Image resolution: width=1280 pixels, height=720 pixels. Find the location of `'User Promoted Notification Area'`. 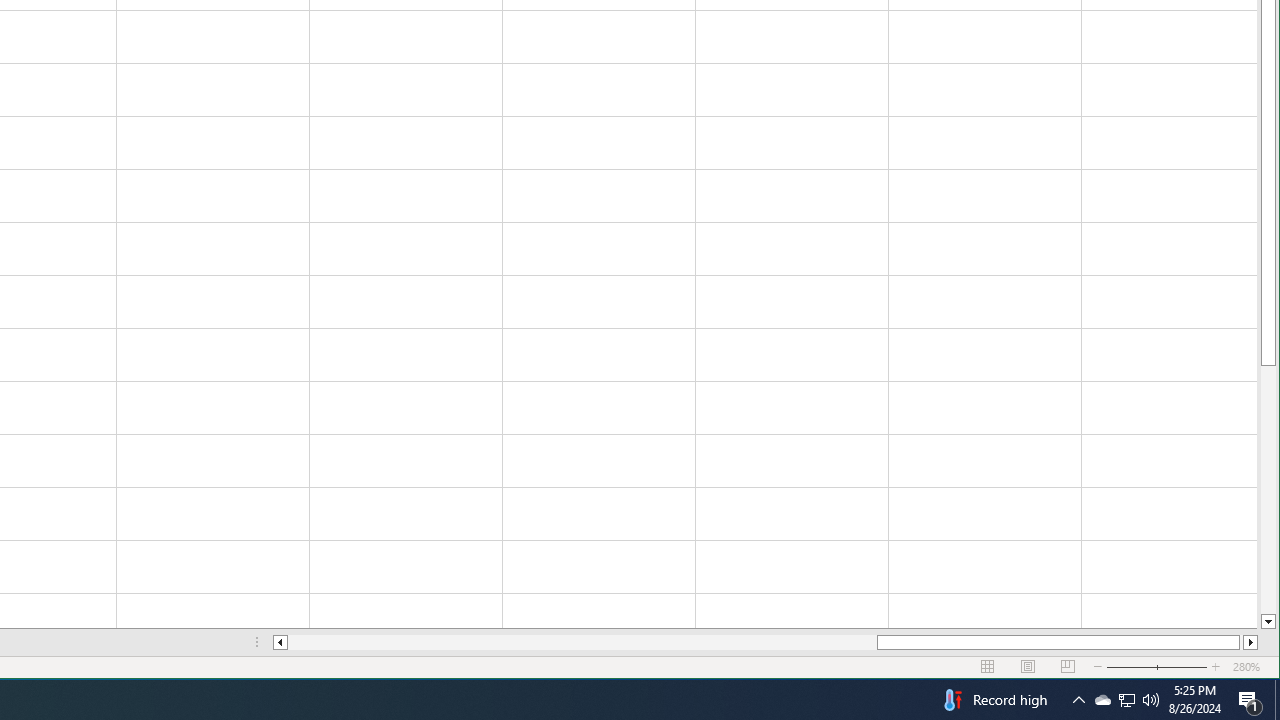

'User Promoted Notification Area' is located at coordinates (1127, 698).